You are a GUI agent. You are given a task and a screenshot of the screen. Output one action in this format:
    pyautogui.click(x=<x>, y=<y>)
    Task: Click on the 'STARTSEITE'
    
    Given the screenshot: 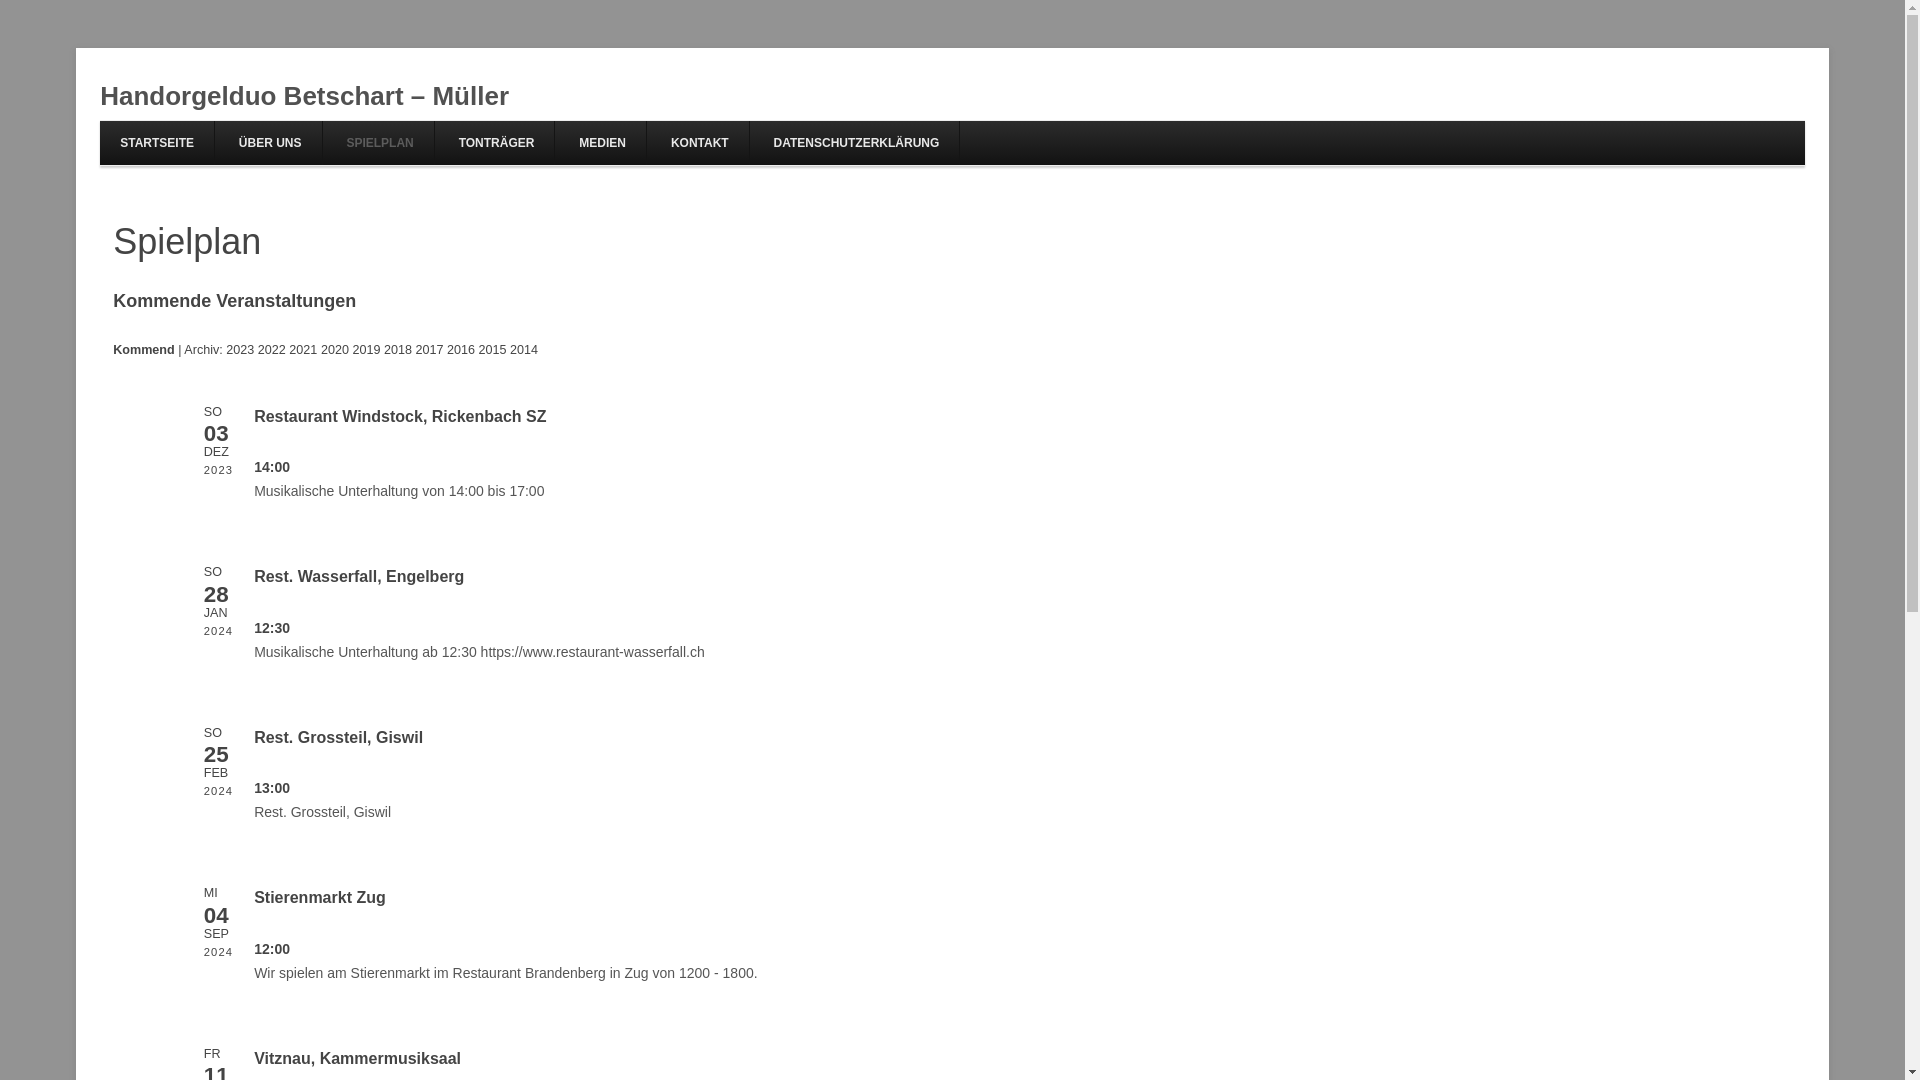 What is the action you would take?
    pyautogui.click(x=156, y=141)
    